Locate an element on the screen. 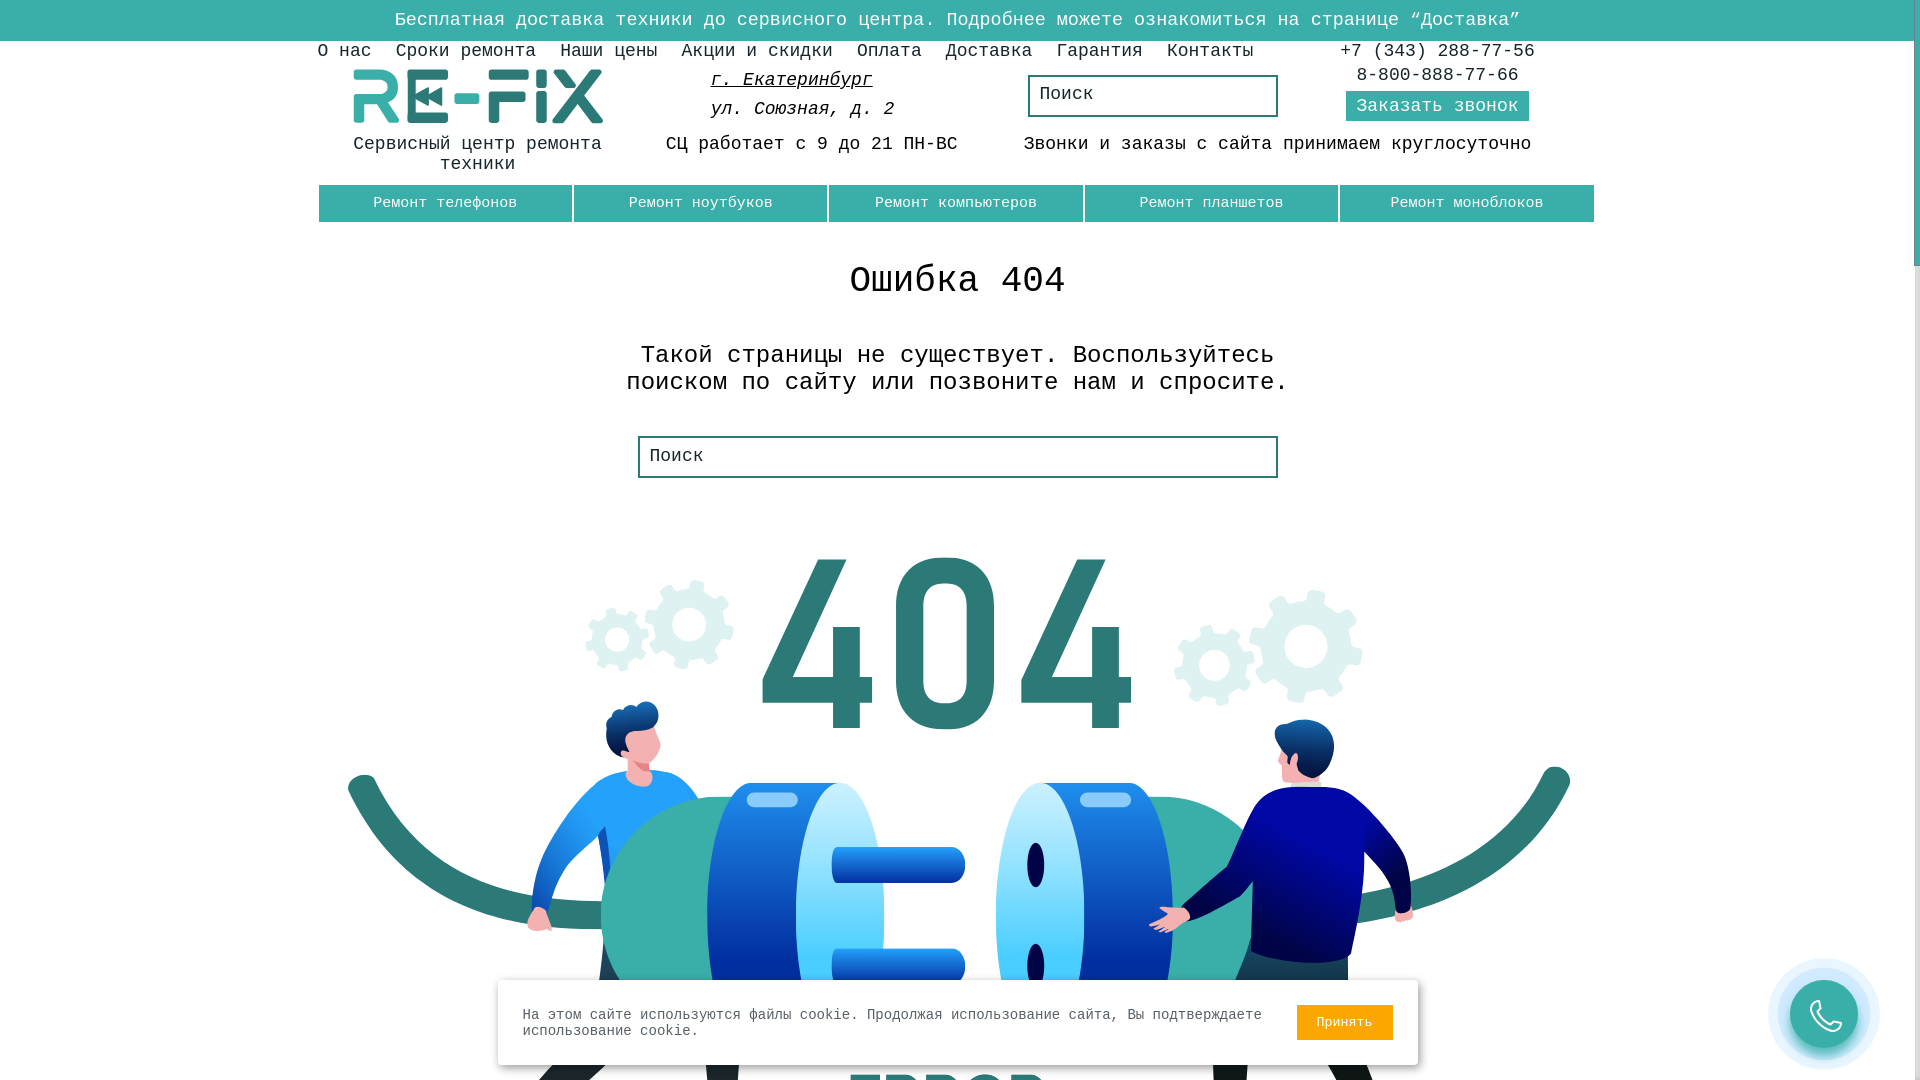 This screenshot has height=1080, width=1920. '8-800-888-77-66' is located at coordinates (1437, 73).